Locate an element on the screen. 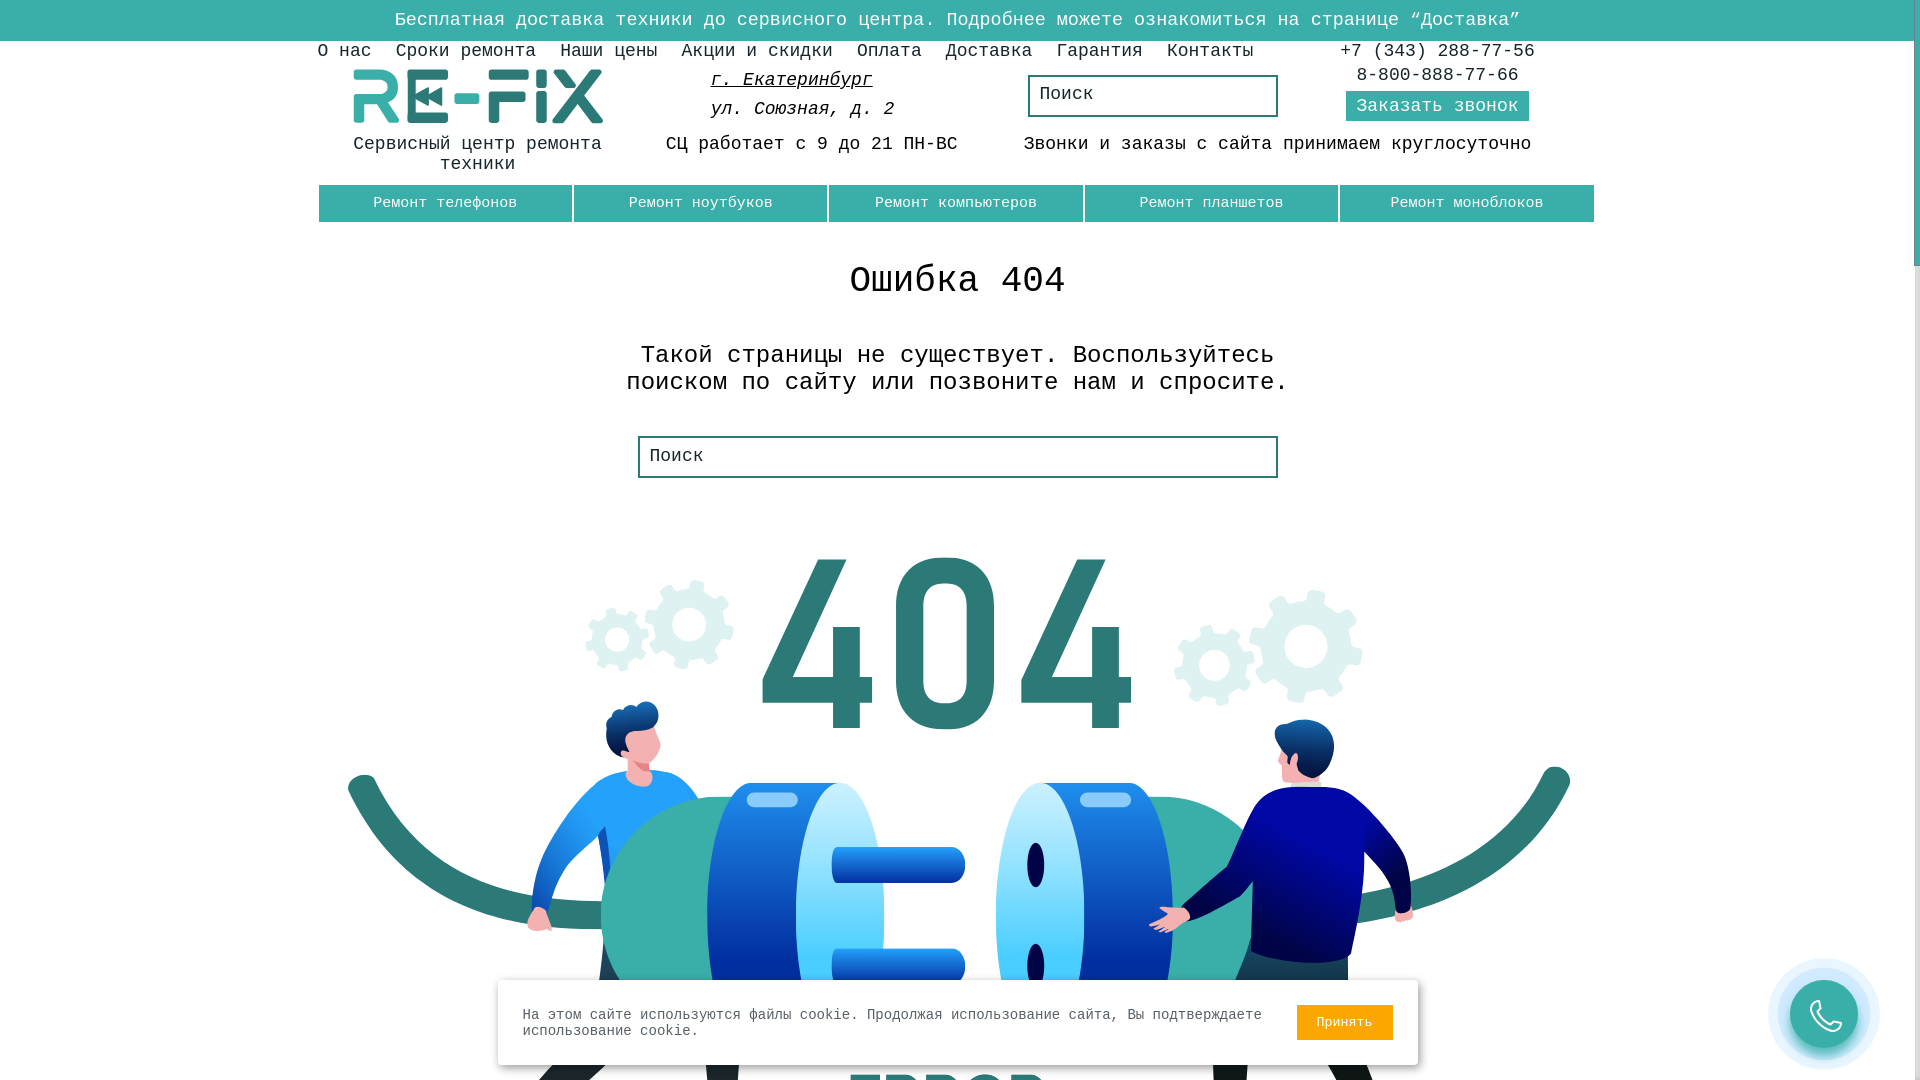 This screenshot has height=1080, width=1920. '8-800-888-77-66' is located at coordinates (1437, 73).